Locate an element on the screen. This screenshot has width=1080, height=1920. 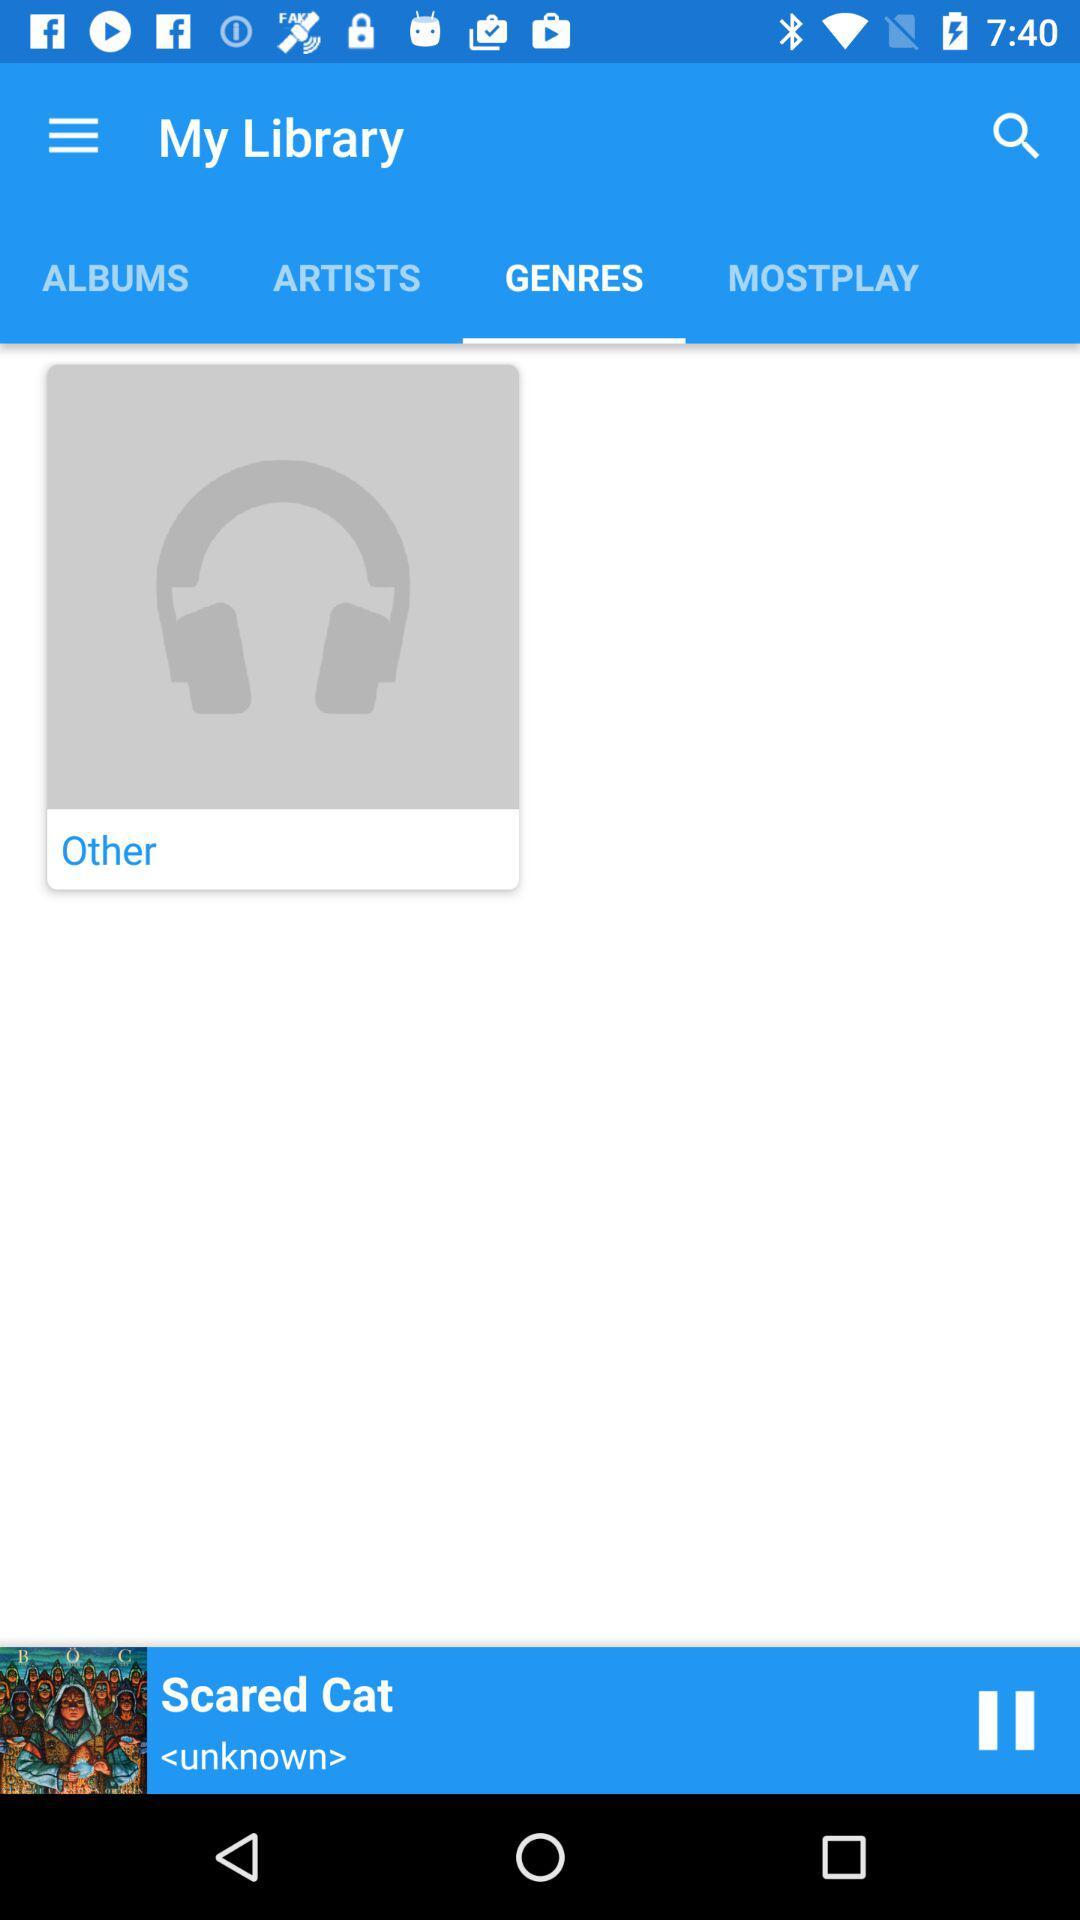
pause music is located at coordinates (1006, 1719).